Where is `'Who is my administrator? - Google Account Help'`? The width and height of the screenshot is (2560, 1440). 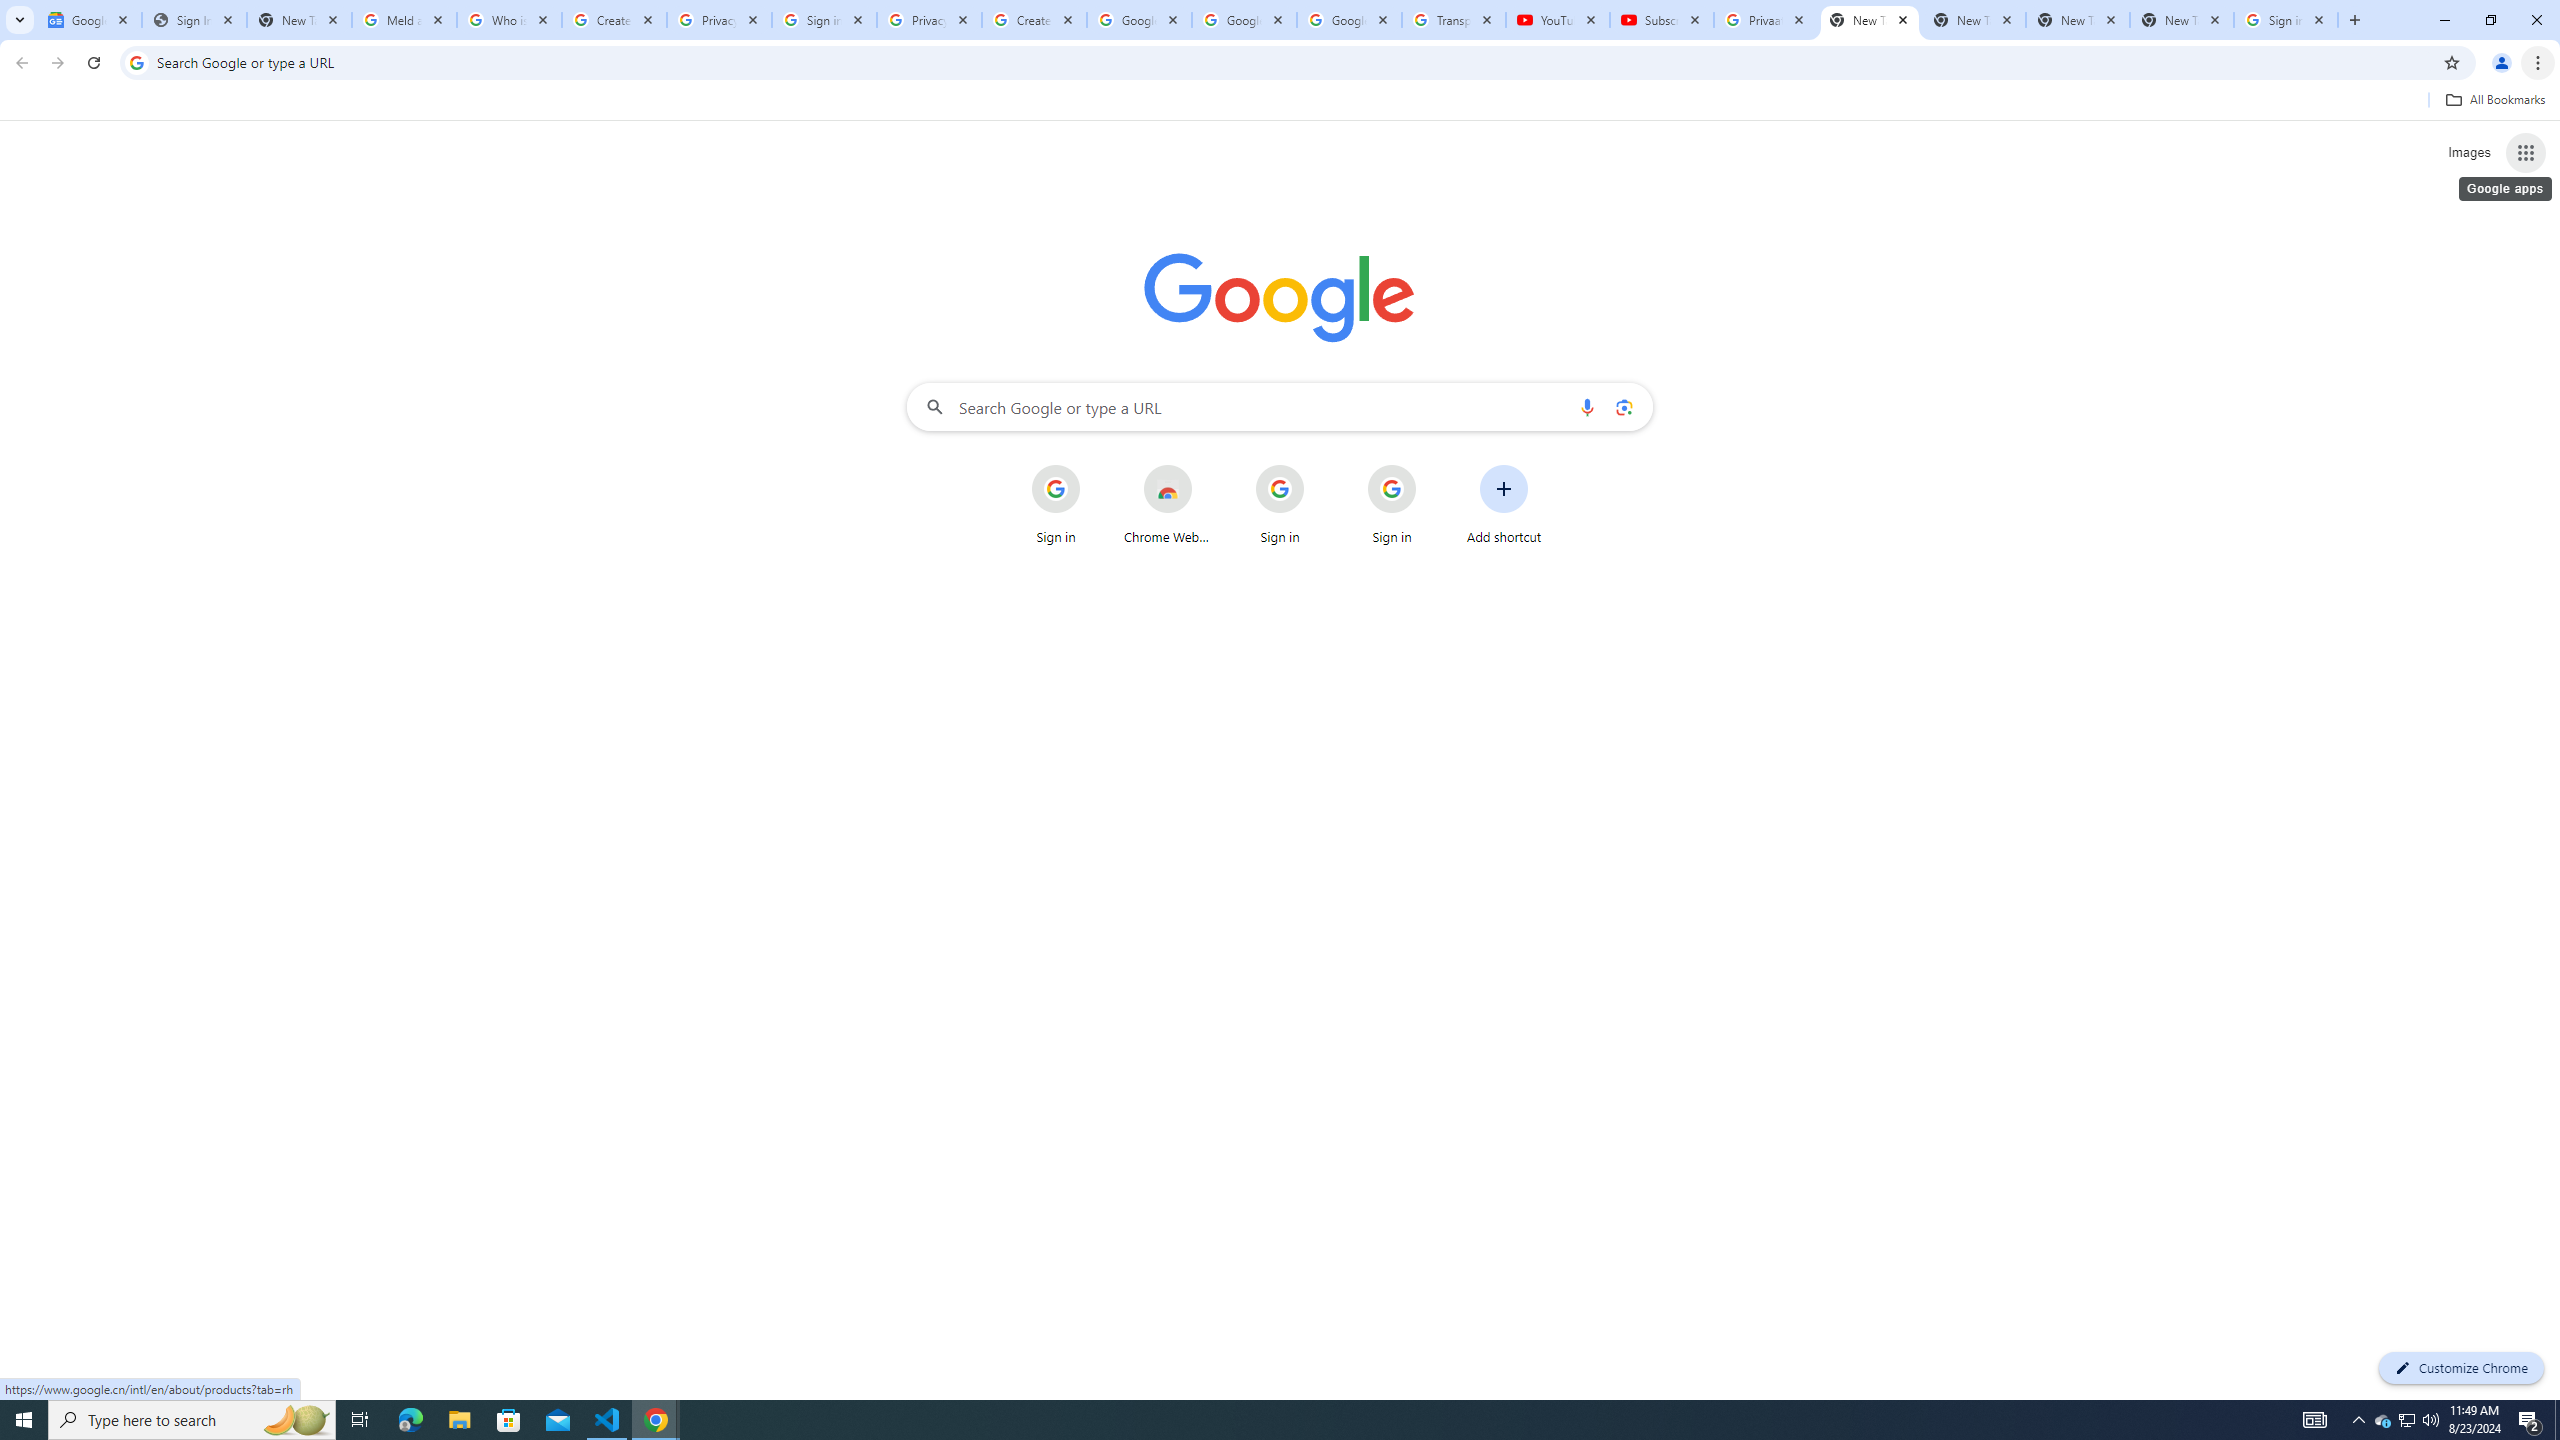
'Who is my administrator? - Google Account Help' is located at coordinates (509, 19).